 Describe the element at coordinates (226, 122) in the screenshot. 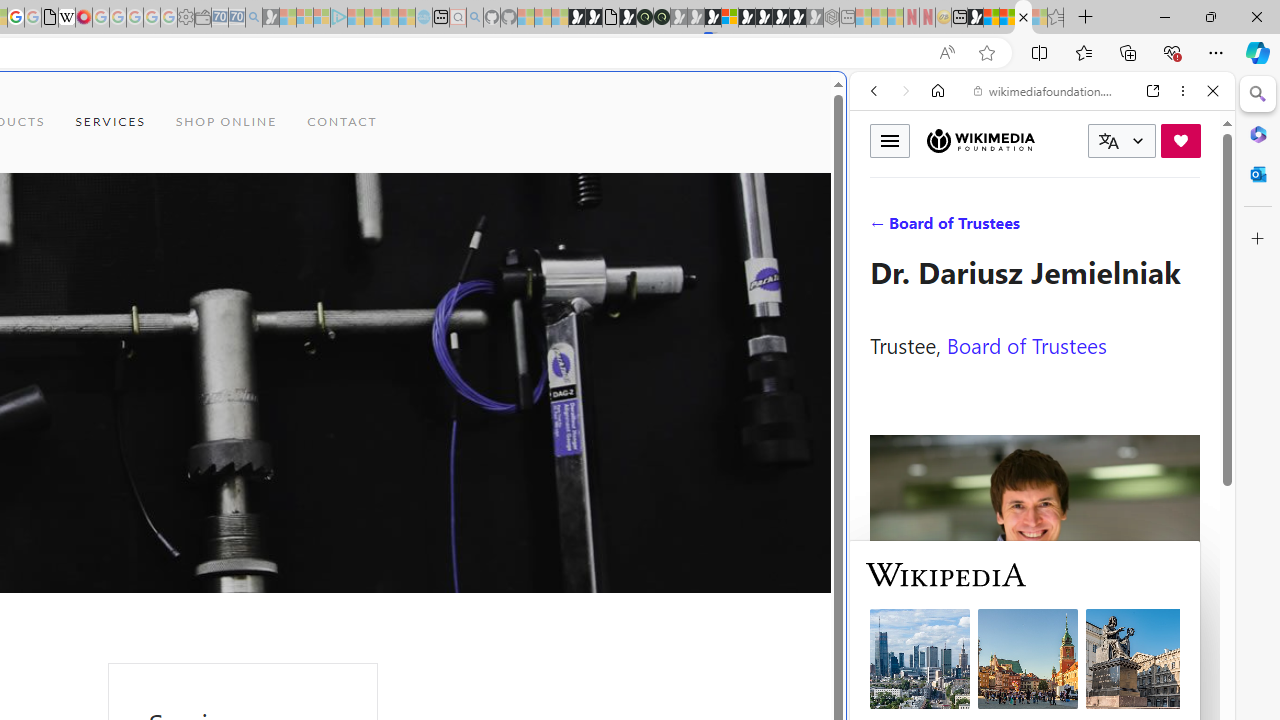

I see `'SHOP ONLINE'` at that location.